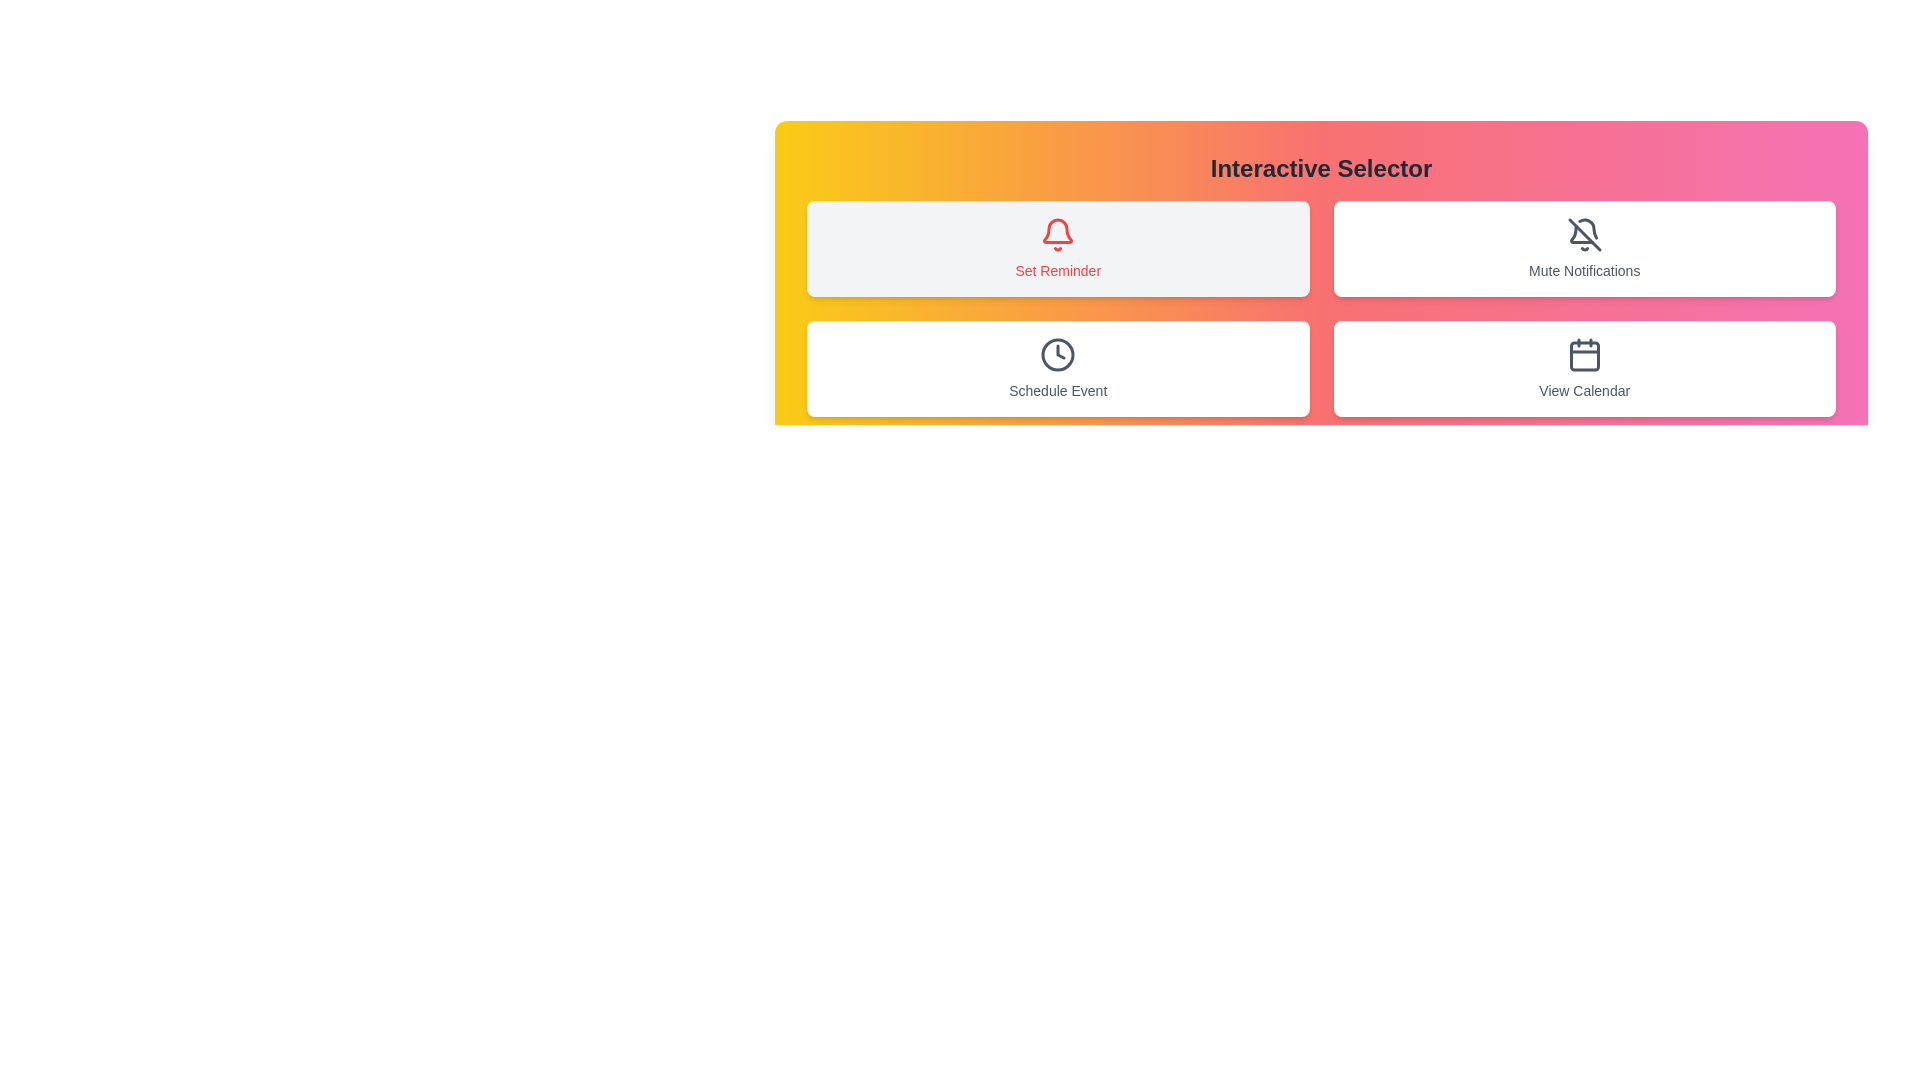 This screenshot has width=1920, height=1080. I want to click on the button corresponding to Mute Notifications to select it, so click(1583, 248).